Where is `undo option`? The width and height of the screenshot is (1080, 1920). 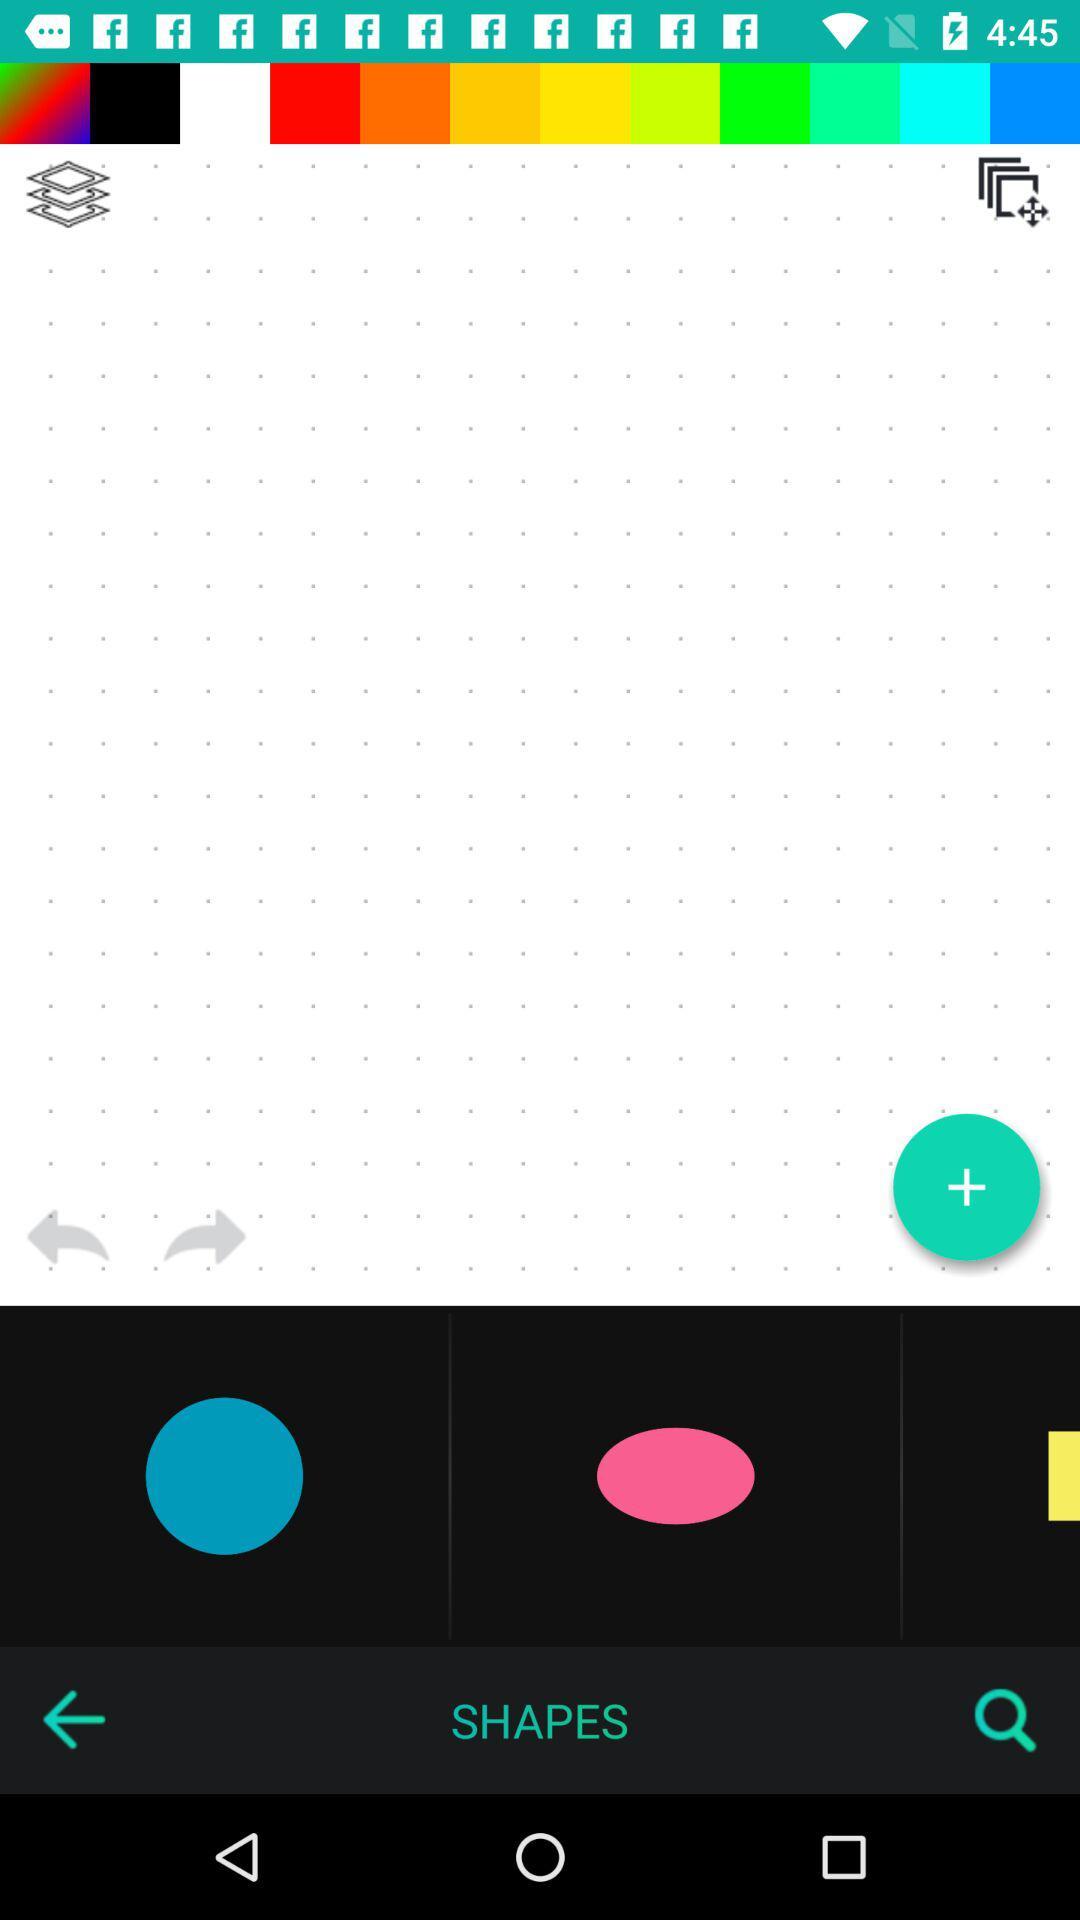
undo option is located at coordinates (67, 1236).